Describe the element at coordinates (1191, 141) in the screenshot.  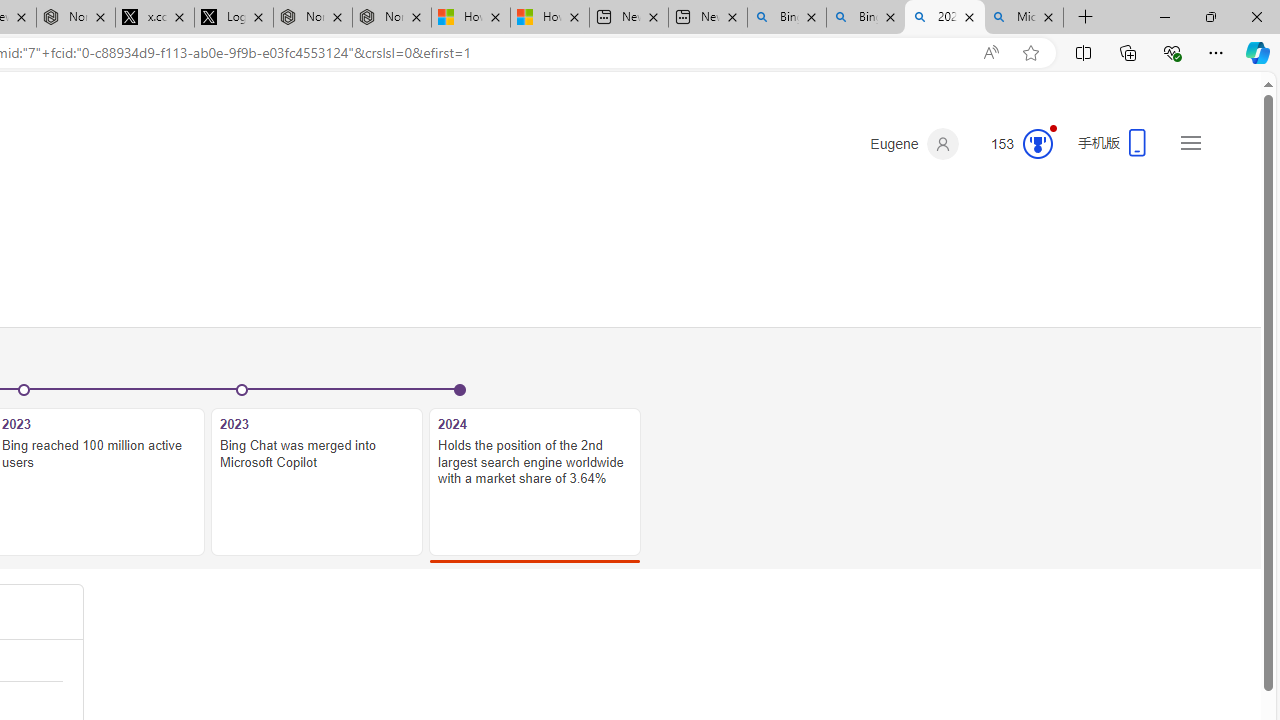
I see `'Settings and quick links'` at that location.